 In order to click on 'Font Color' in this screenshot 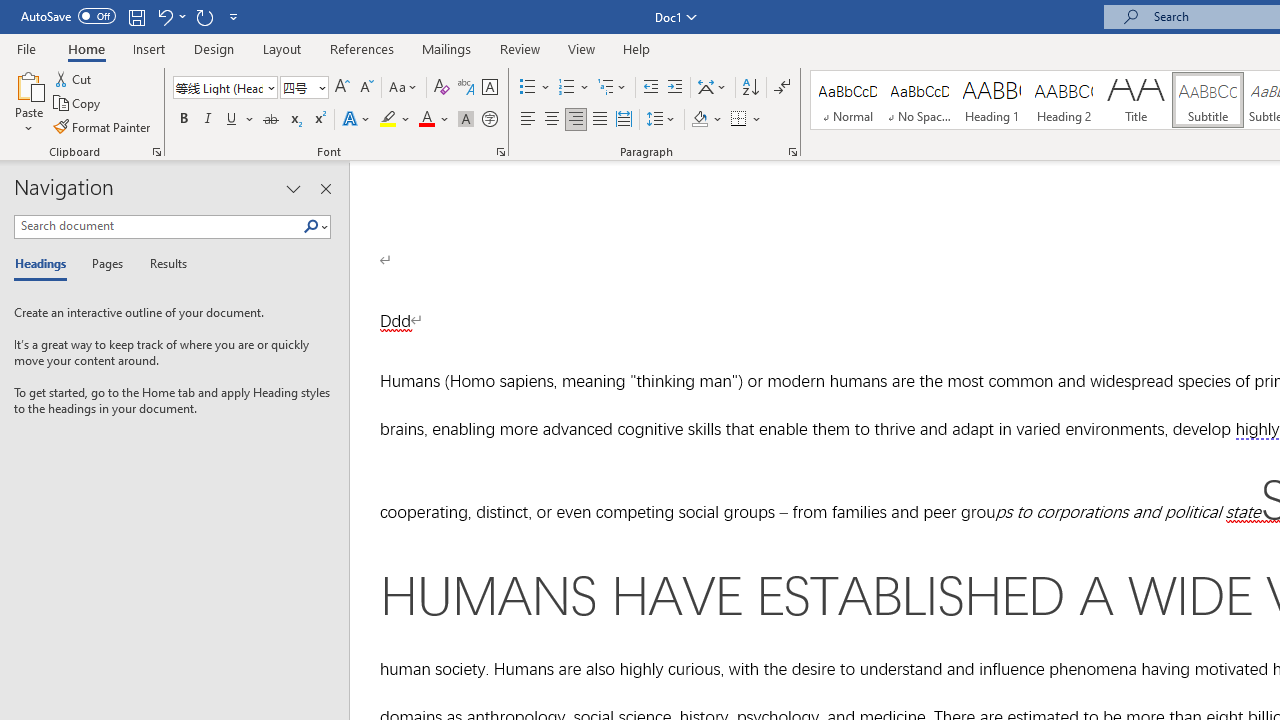, I will do `click(433, 119)`.